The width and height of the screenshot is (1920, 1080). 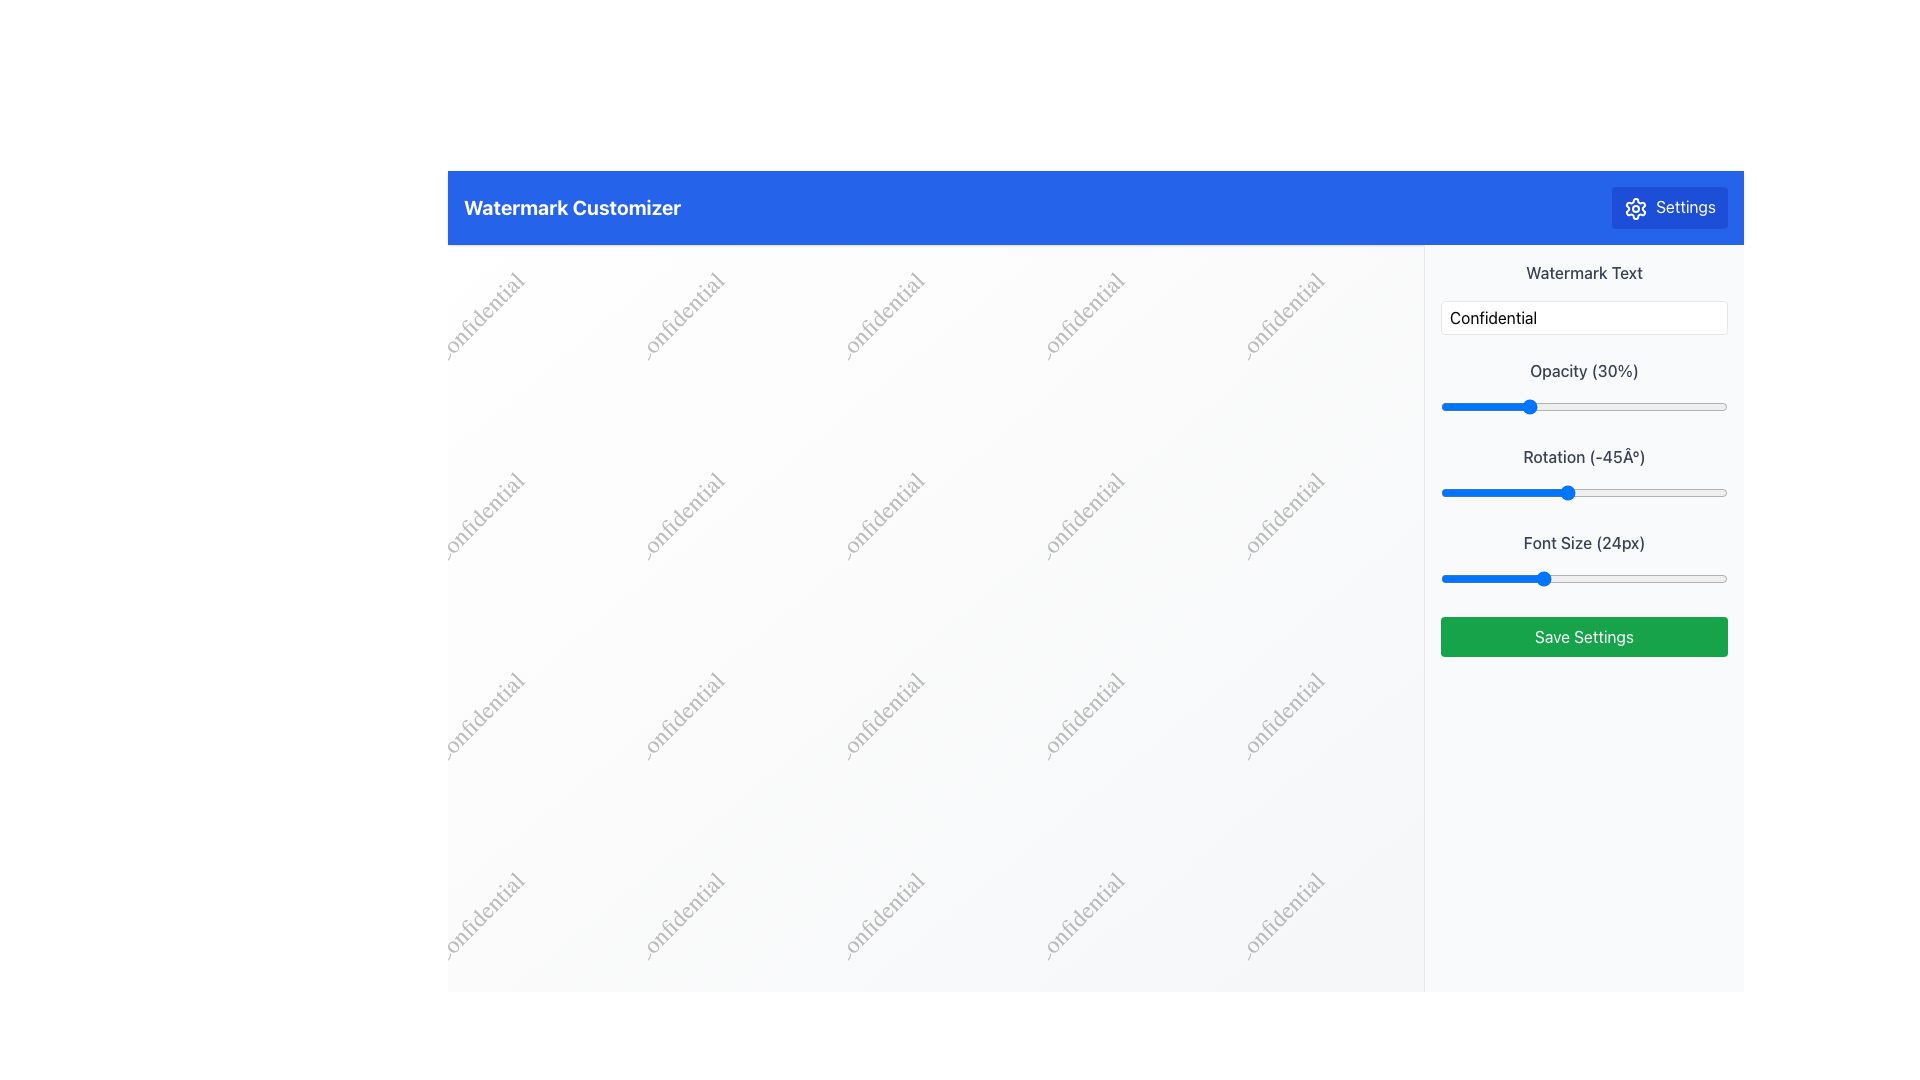 I want to click on rotation, so click(x=1493, y=492).